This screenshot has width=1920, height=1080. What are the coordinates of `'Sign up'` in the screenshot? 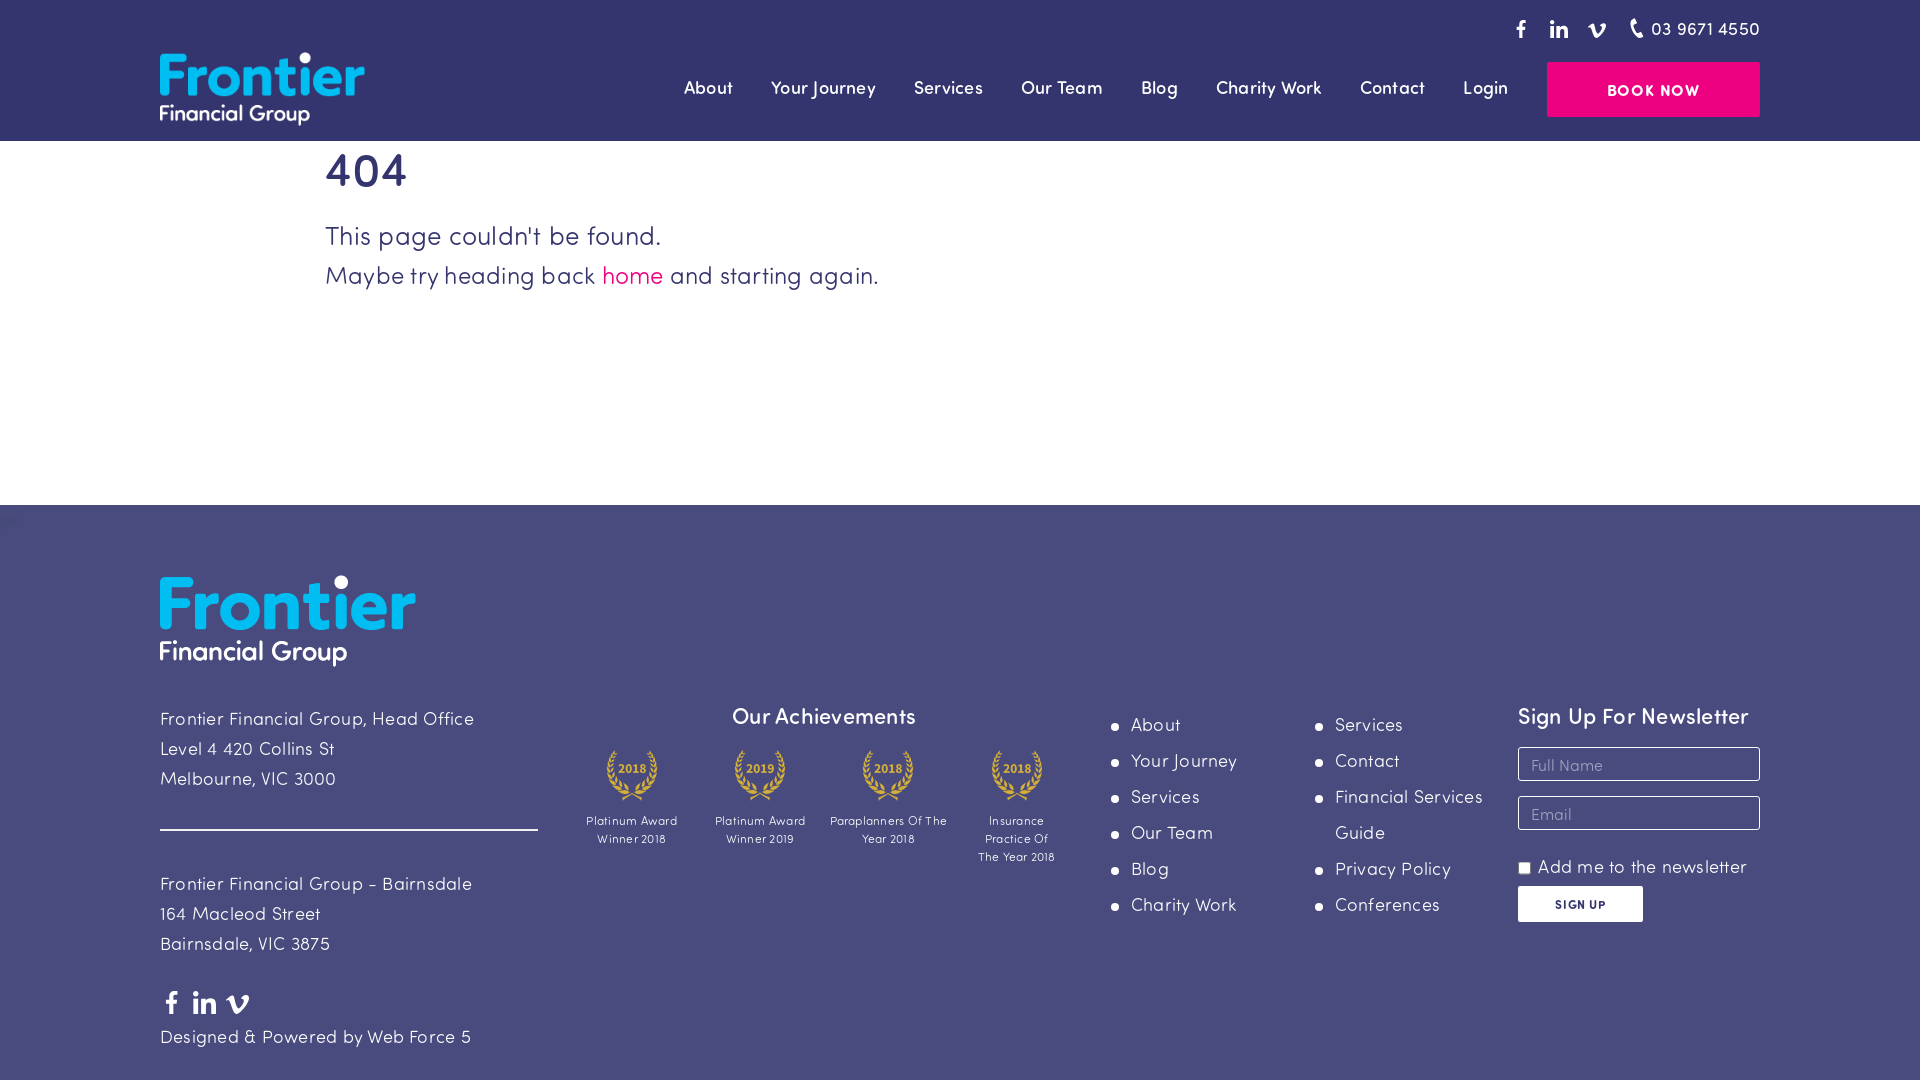 It's located at (1578, 903).